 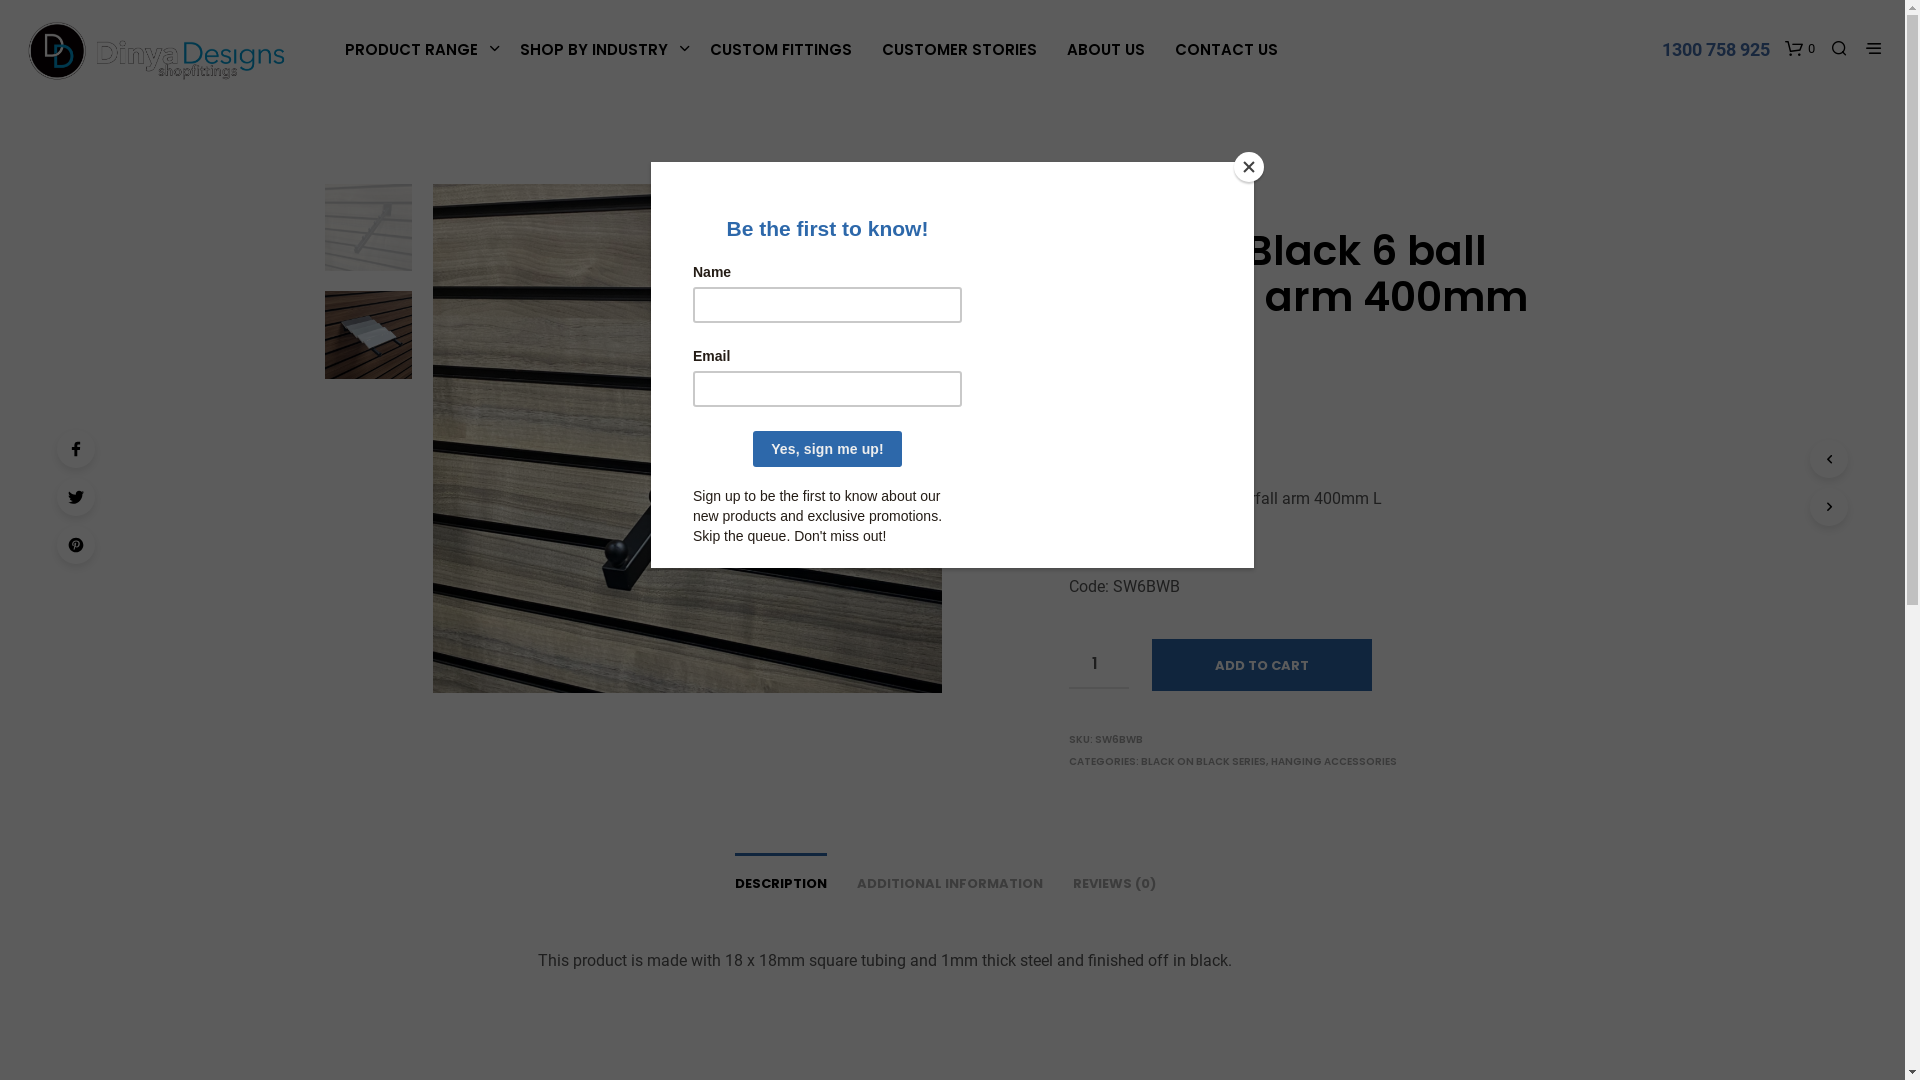 What do you see at coordinates (1715, 48) in the screenshot?
I see `'1300 758 925'` at bounding box center [1715, 48].